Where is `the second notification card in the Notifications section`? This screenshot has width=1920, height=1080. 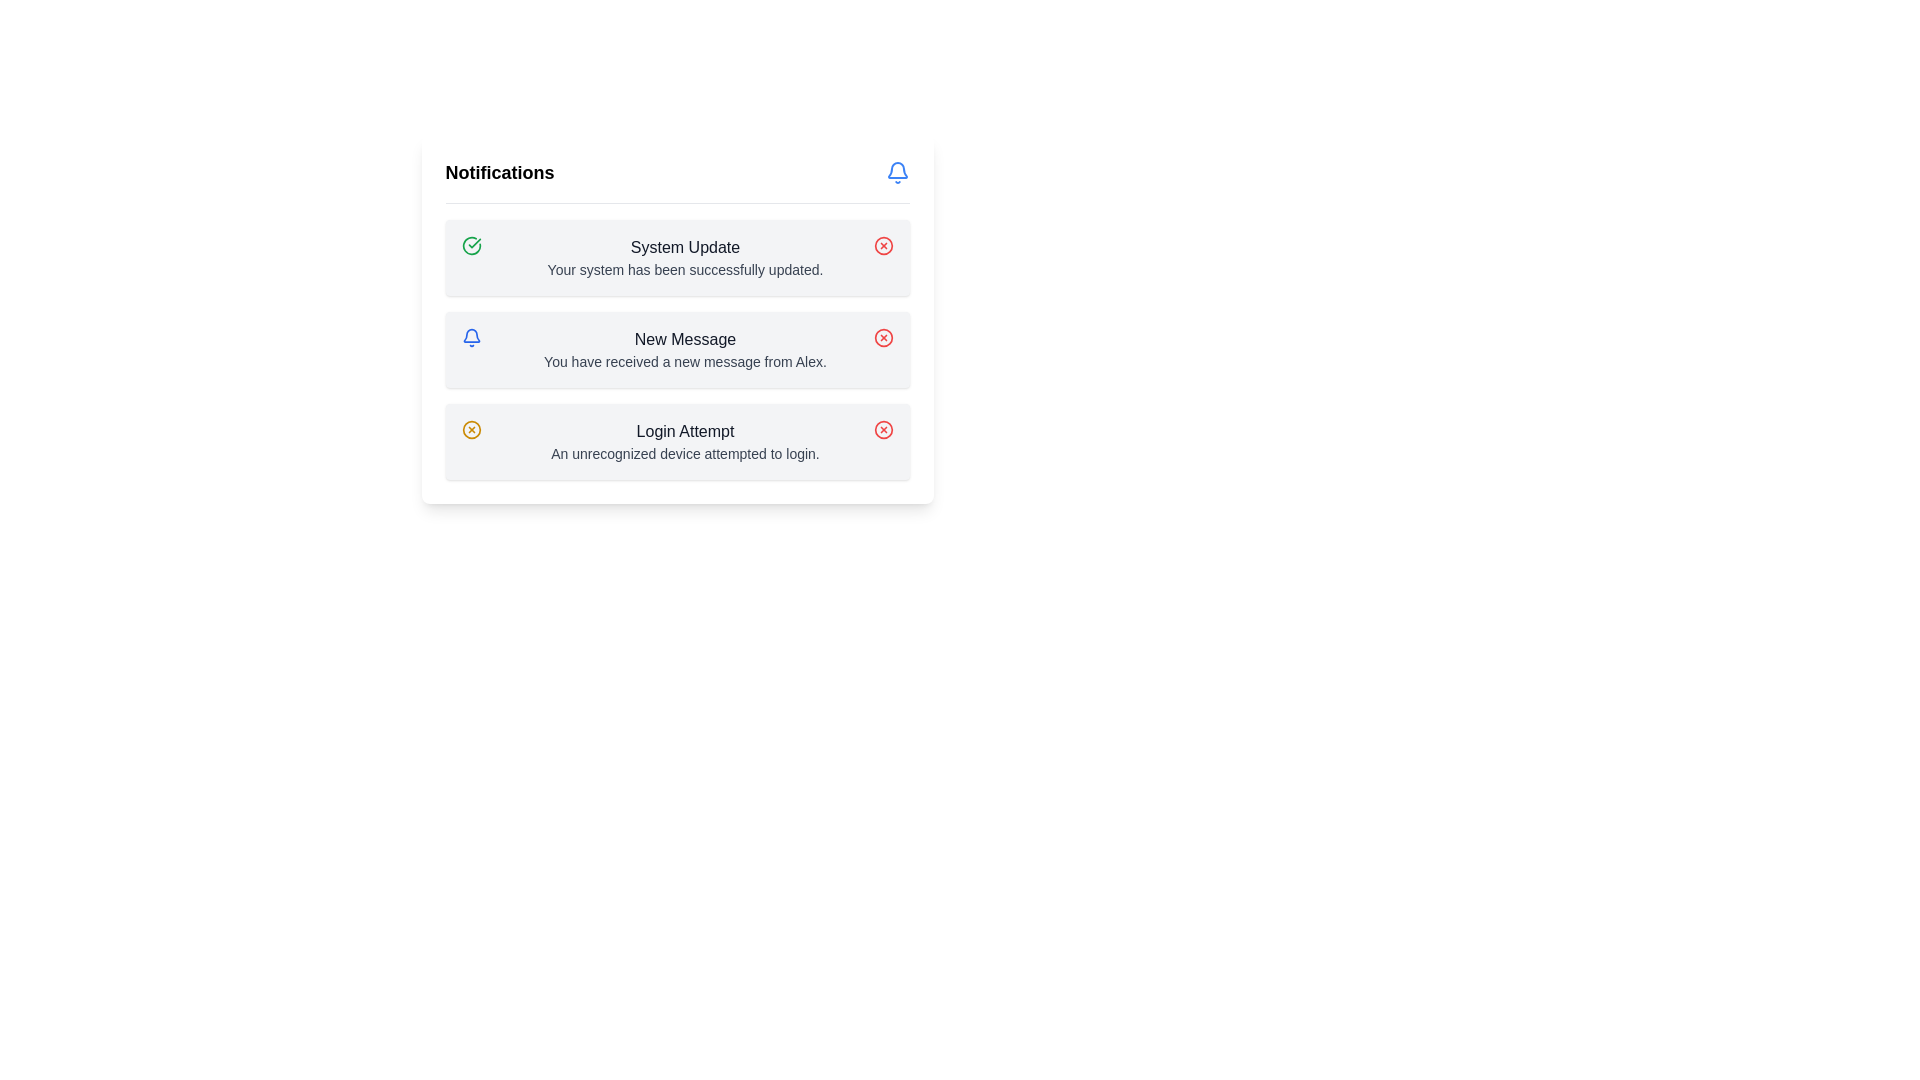 the second notification card in the Notifications section is located at coordinates (677, 349).